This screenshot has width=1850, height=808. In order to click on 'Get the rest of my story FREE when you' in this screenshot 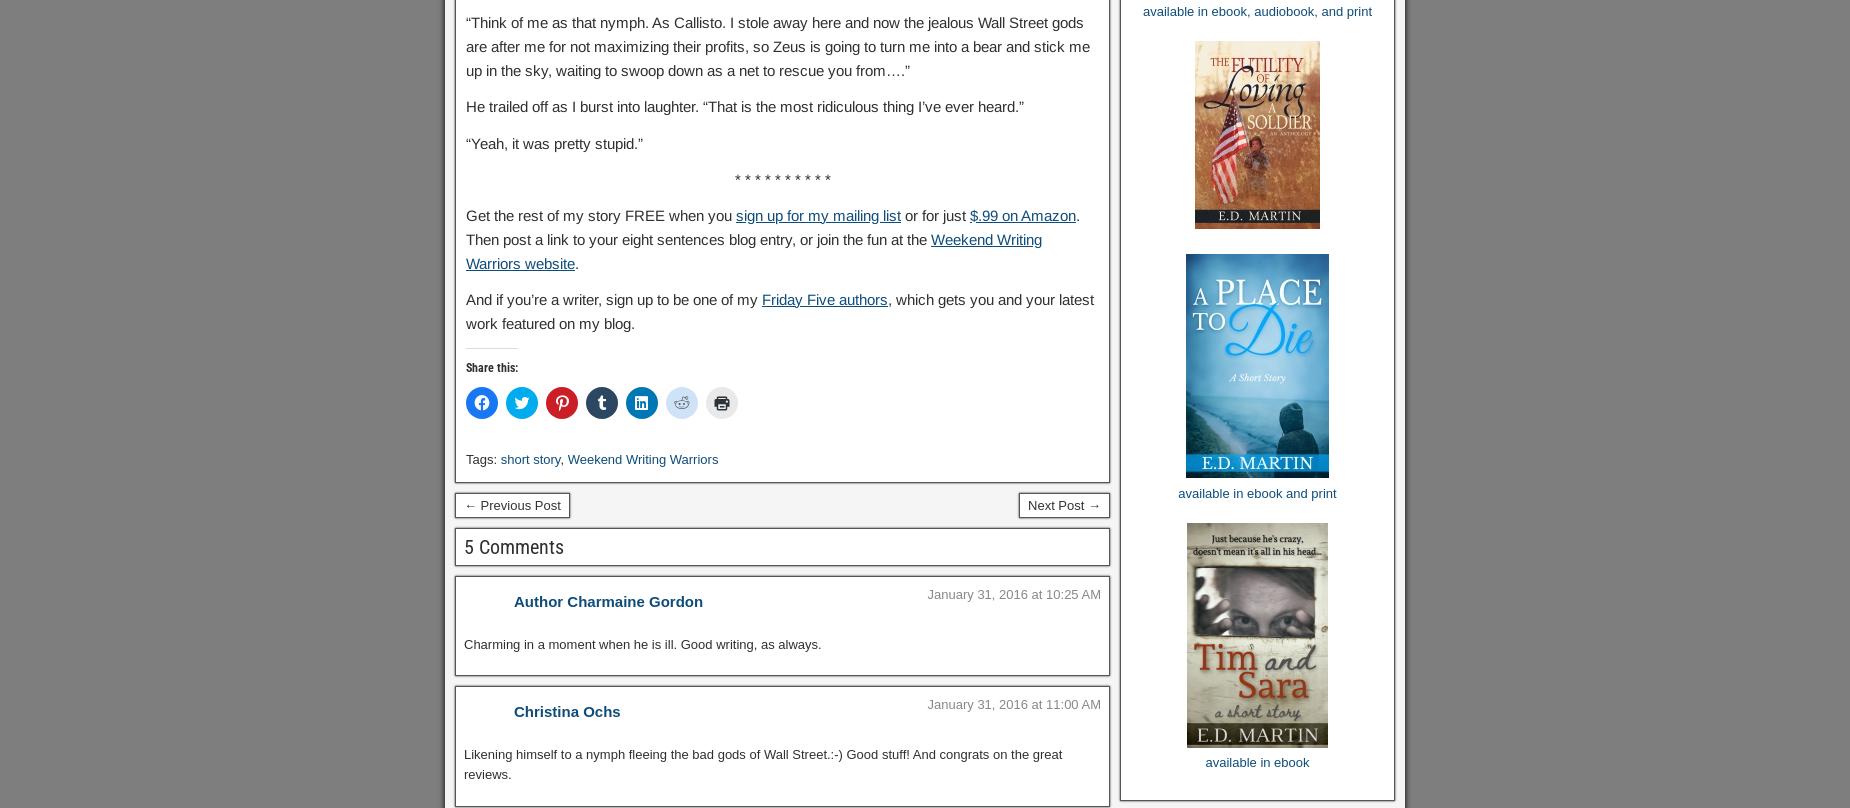, I will do `click(601, 214)`.